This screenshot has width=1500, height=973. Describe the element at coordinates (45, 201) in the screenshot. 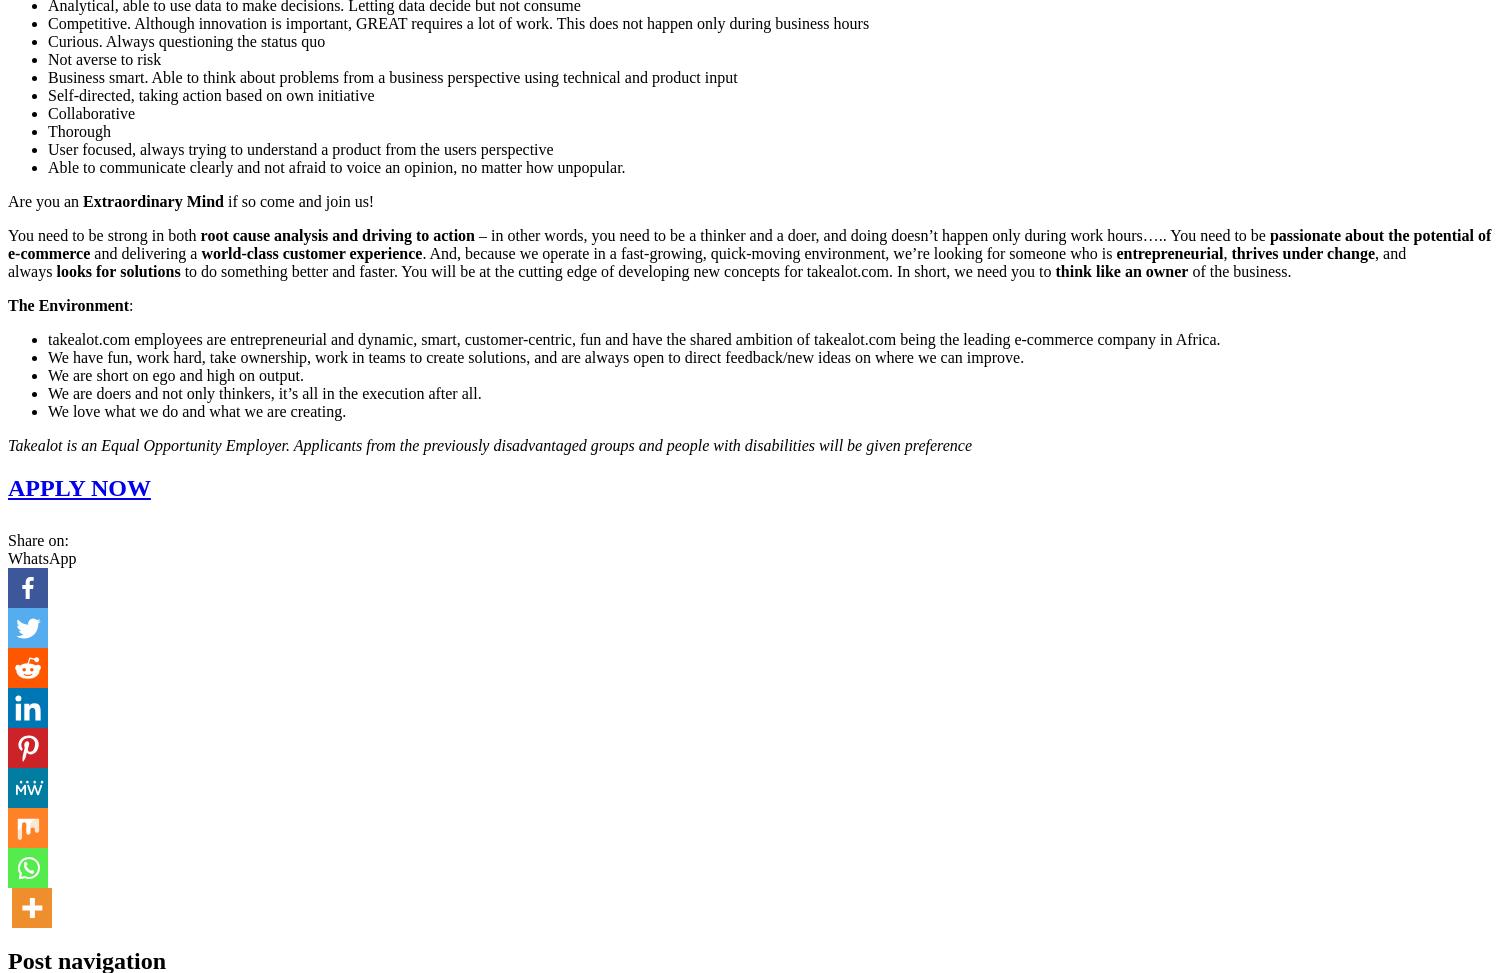

I see `'Are you an'` at that location.